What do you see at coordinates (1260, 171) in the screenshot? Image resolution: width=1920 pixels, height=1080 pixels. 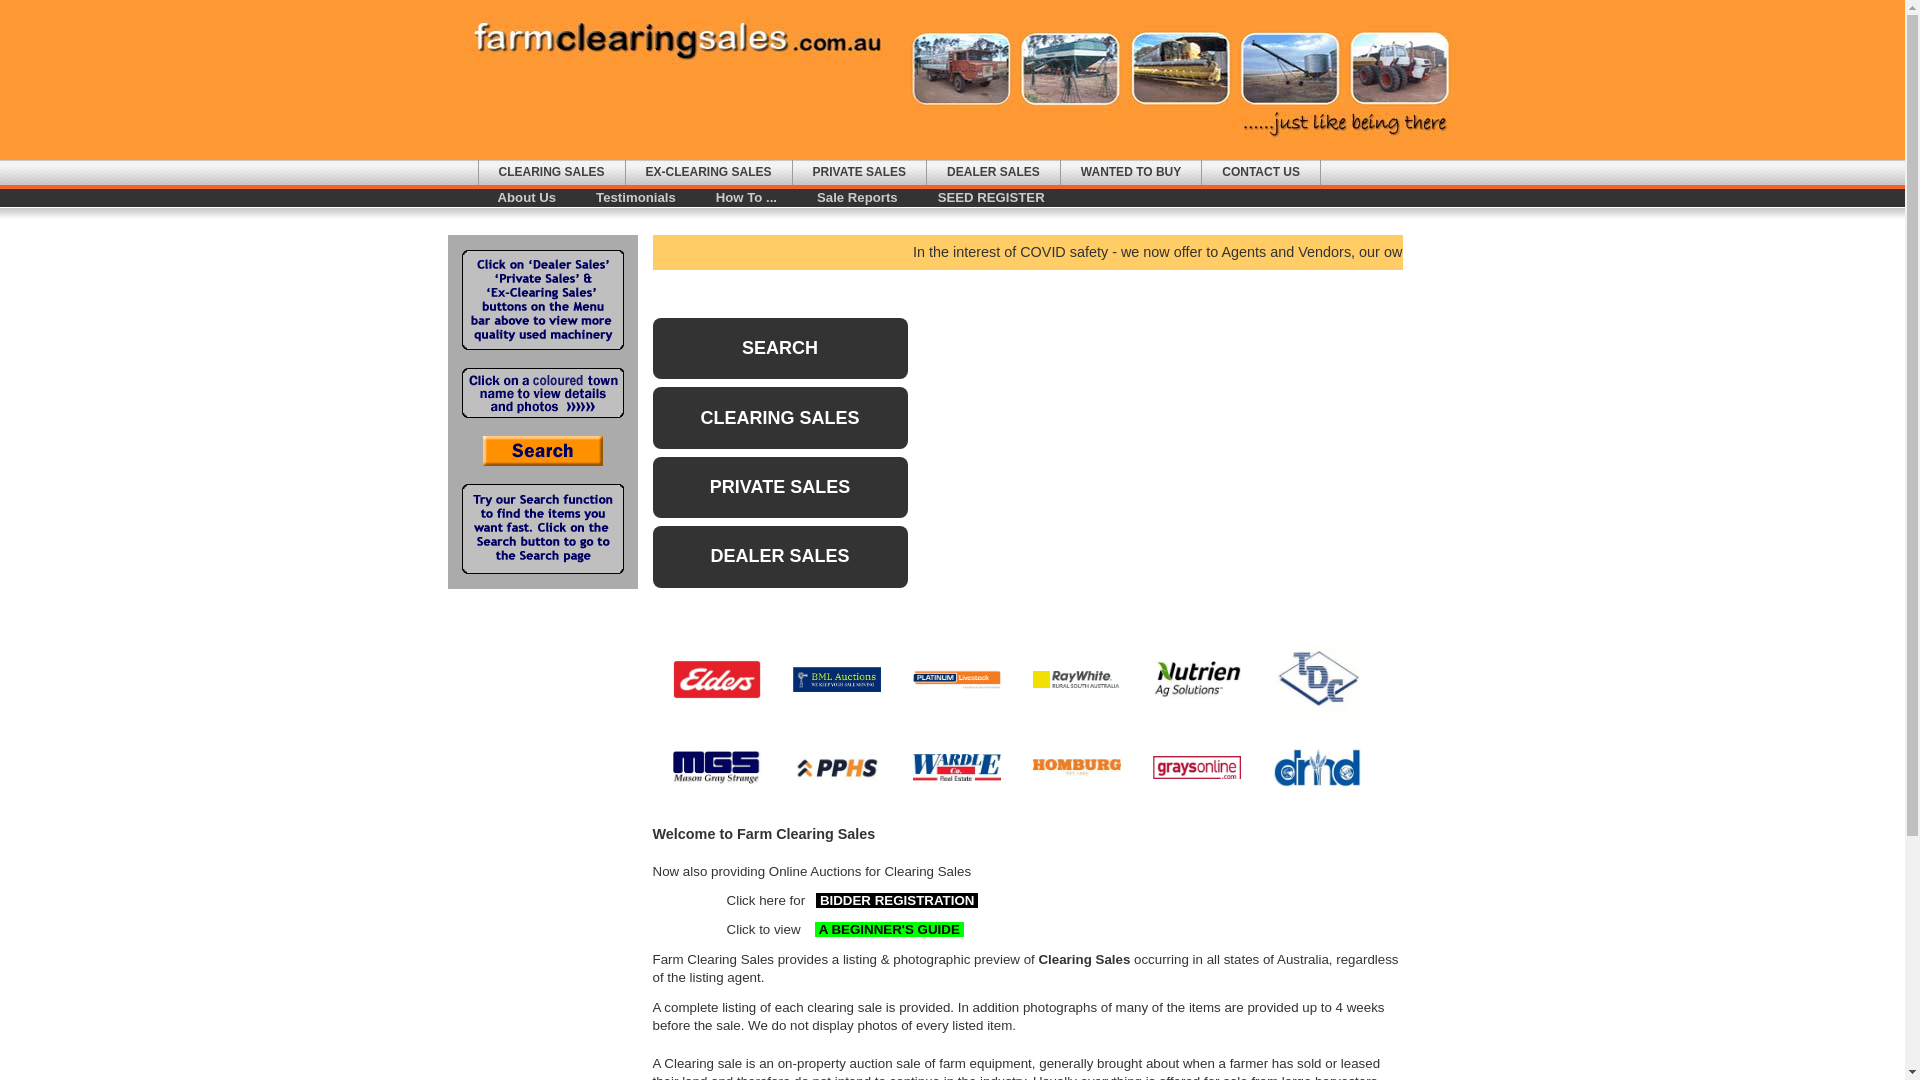 I see `'CONTACT US'` at bounding box center [1260, 171].